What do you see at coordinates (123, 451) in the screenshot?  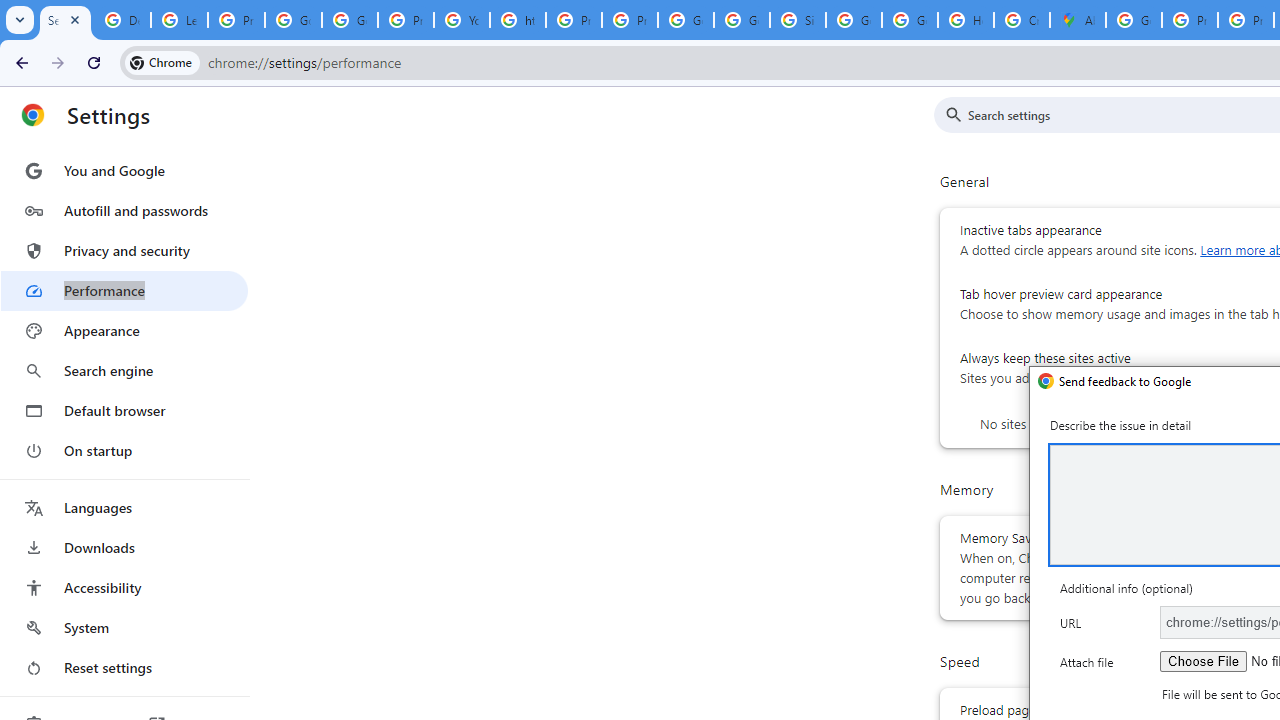 I see `'On startup'` at bounding box center [123, 451].